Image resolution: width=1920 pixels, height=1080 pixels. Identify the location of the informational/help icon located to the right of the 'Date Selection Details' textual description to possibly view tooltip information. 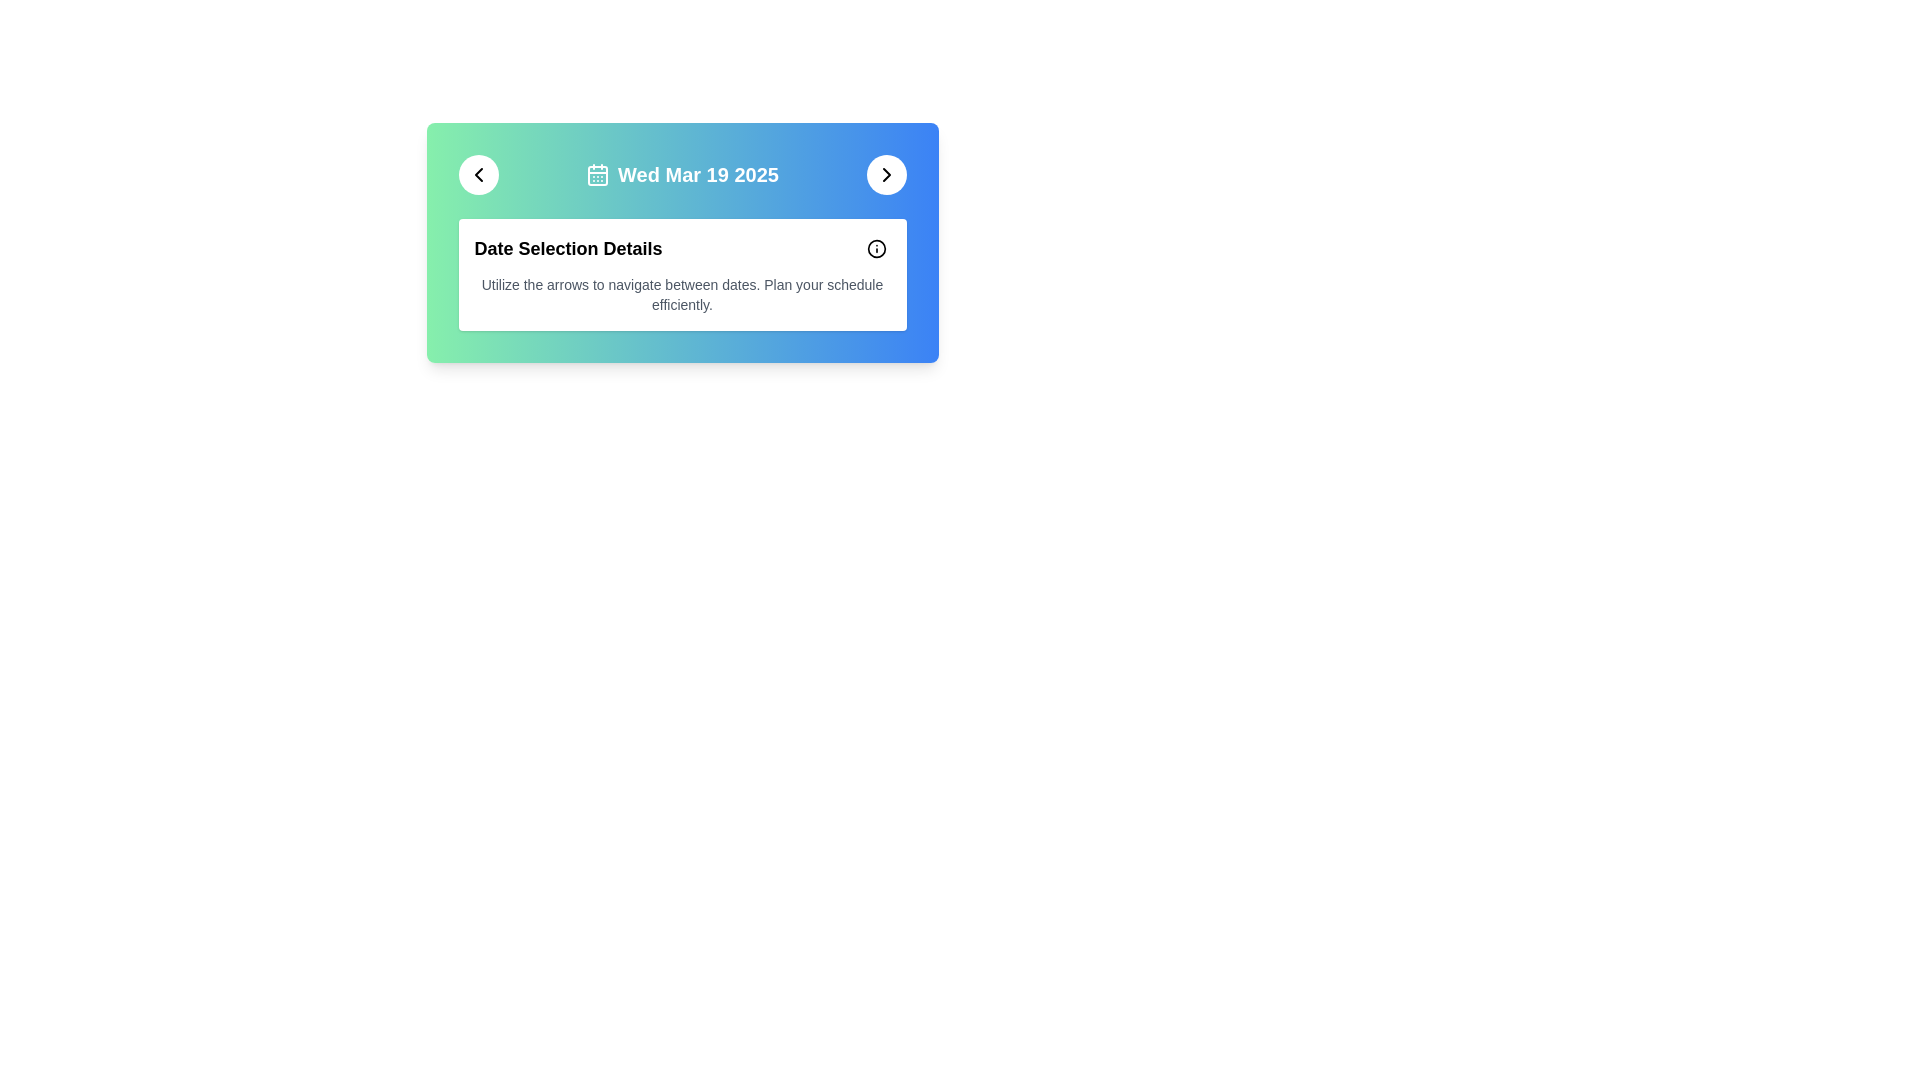
(876, 248).